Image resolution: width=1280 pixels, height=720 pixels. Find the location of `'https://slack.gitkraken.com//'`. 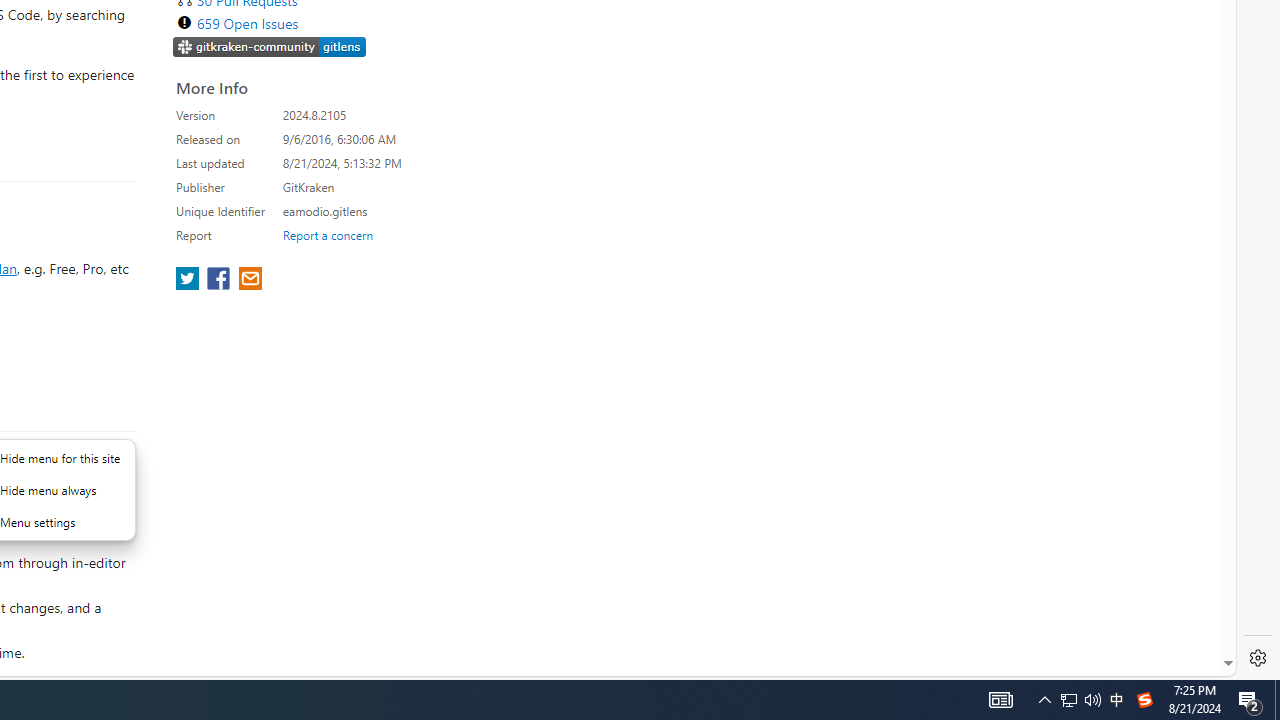

'https://slack.gitkraken.com//' is located at coordinates (269, 45).